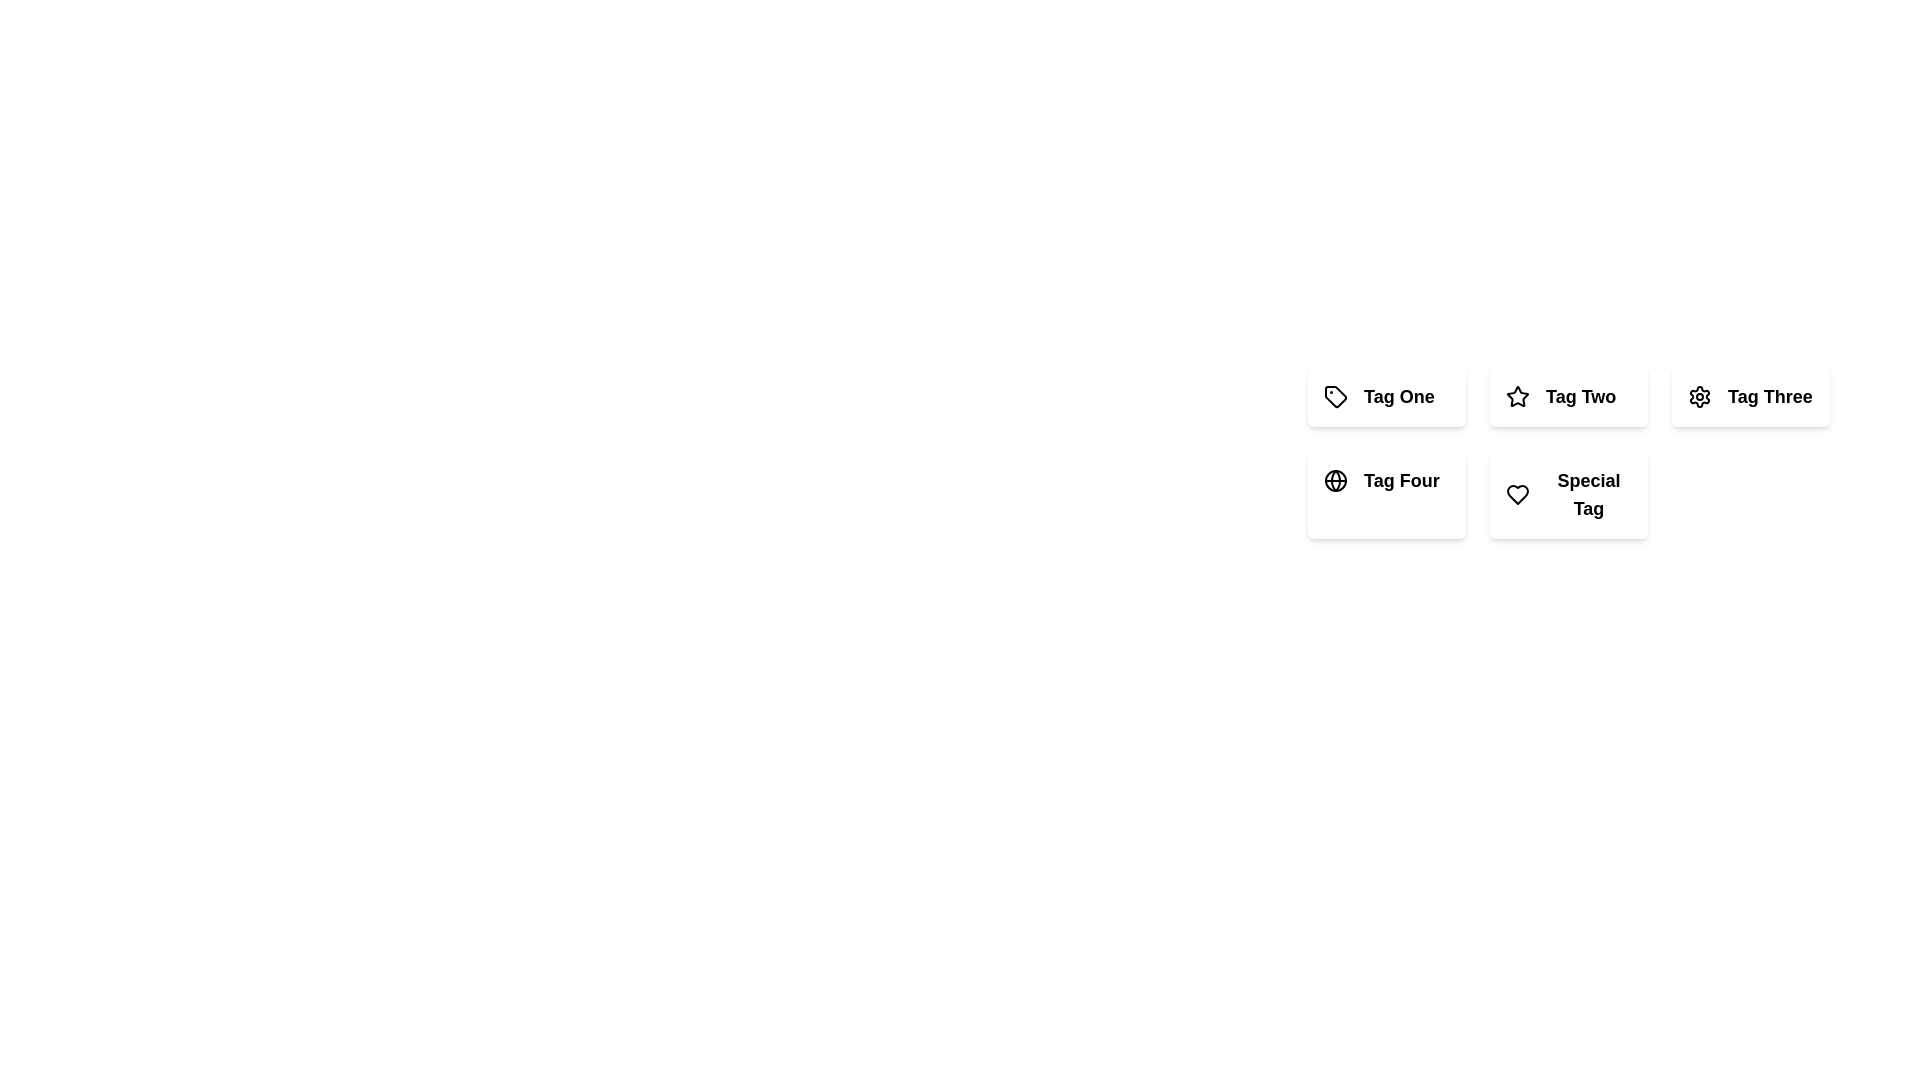 This screenshot has height=1080, width=1920. Describe the element at coordinates (1580, 397) in the screenshot. I see `the text label representing the tag named 'Tag Two', which is located in the second position from the left in the second row of a grid-style arrangement` at that location.